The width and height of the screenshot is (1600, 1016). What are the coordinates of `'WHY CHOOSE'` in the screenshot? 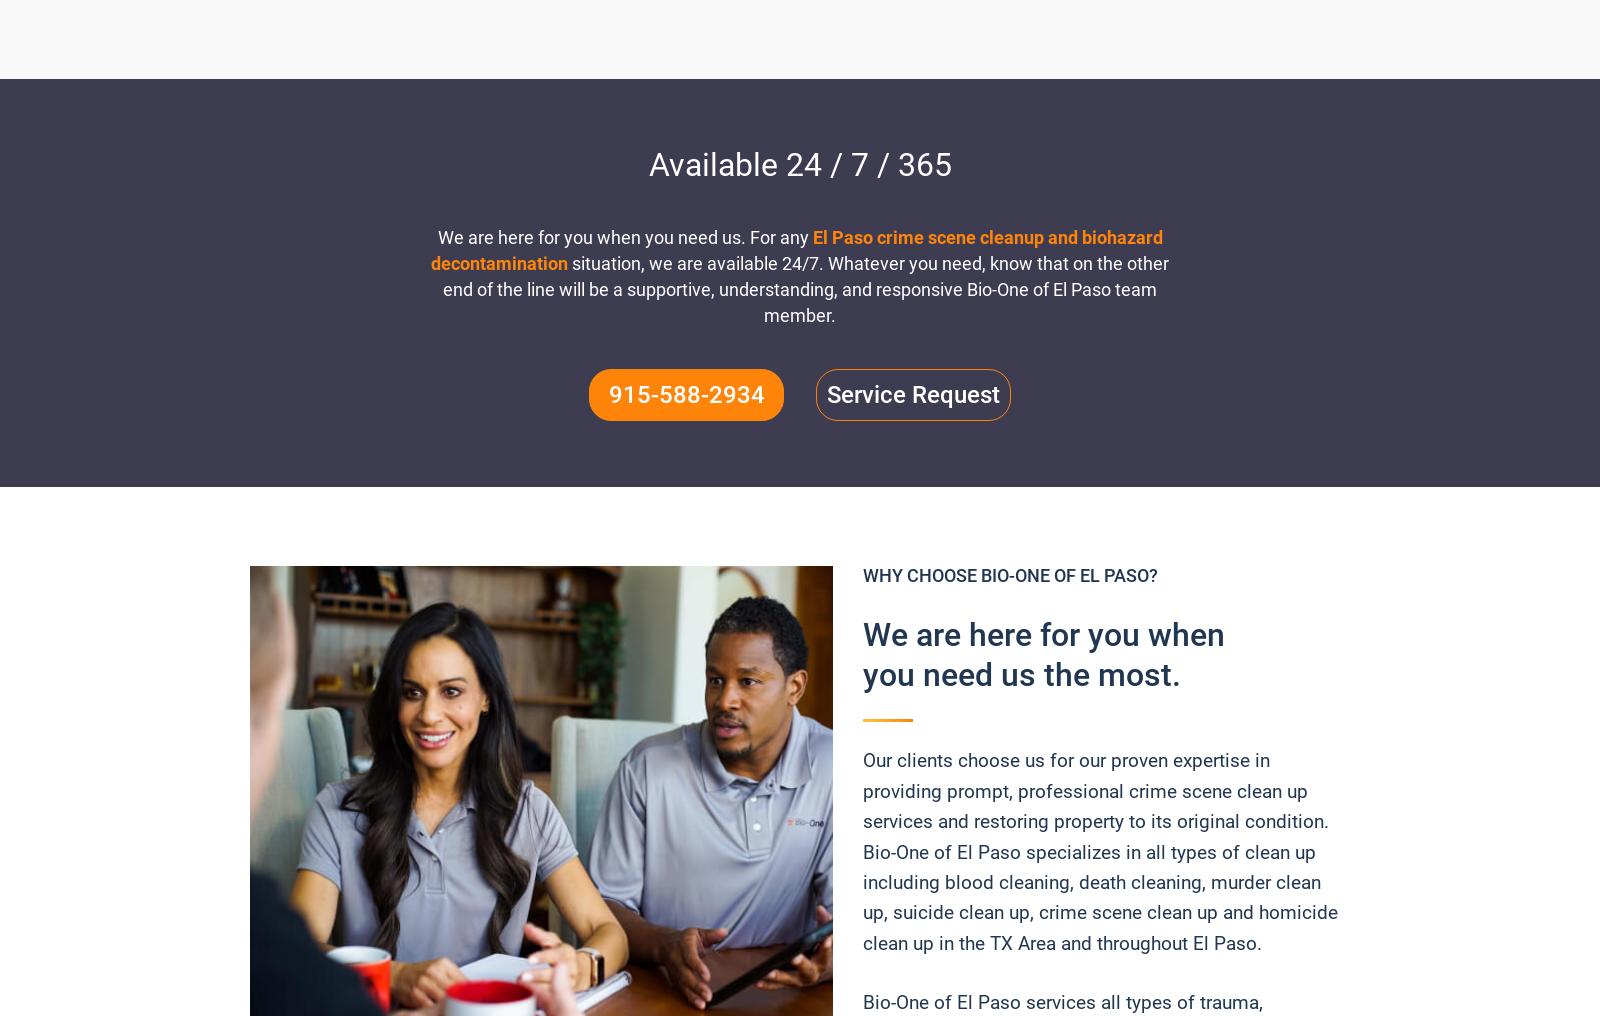 It's located at (921, 574).